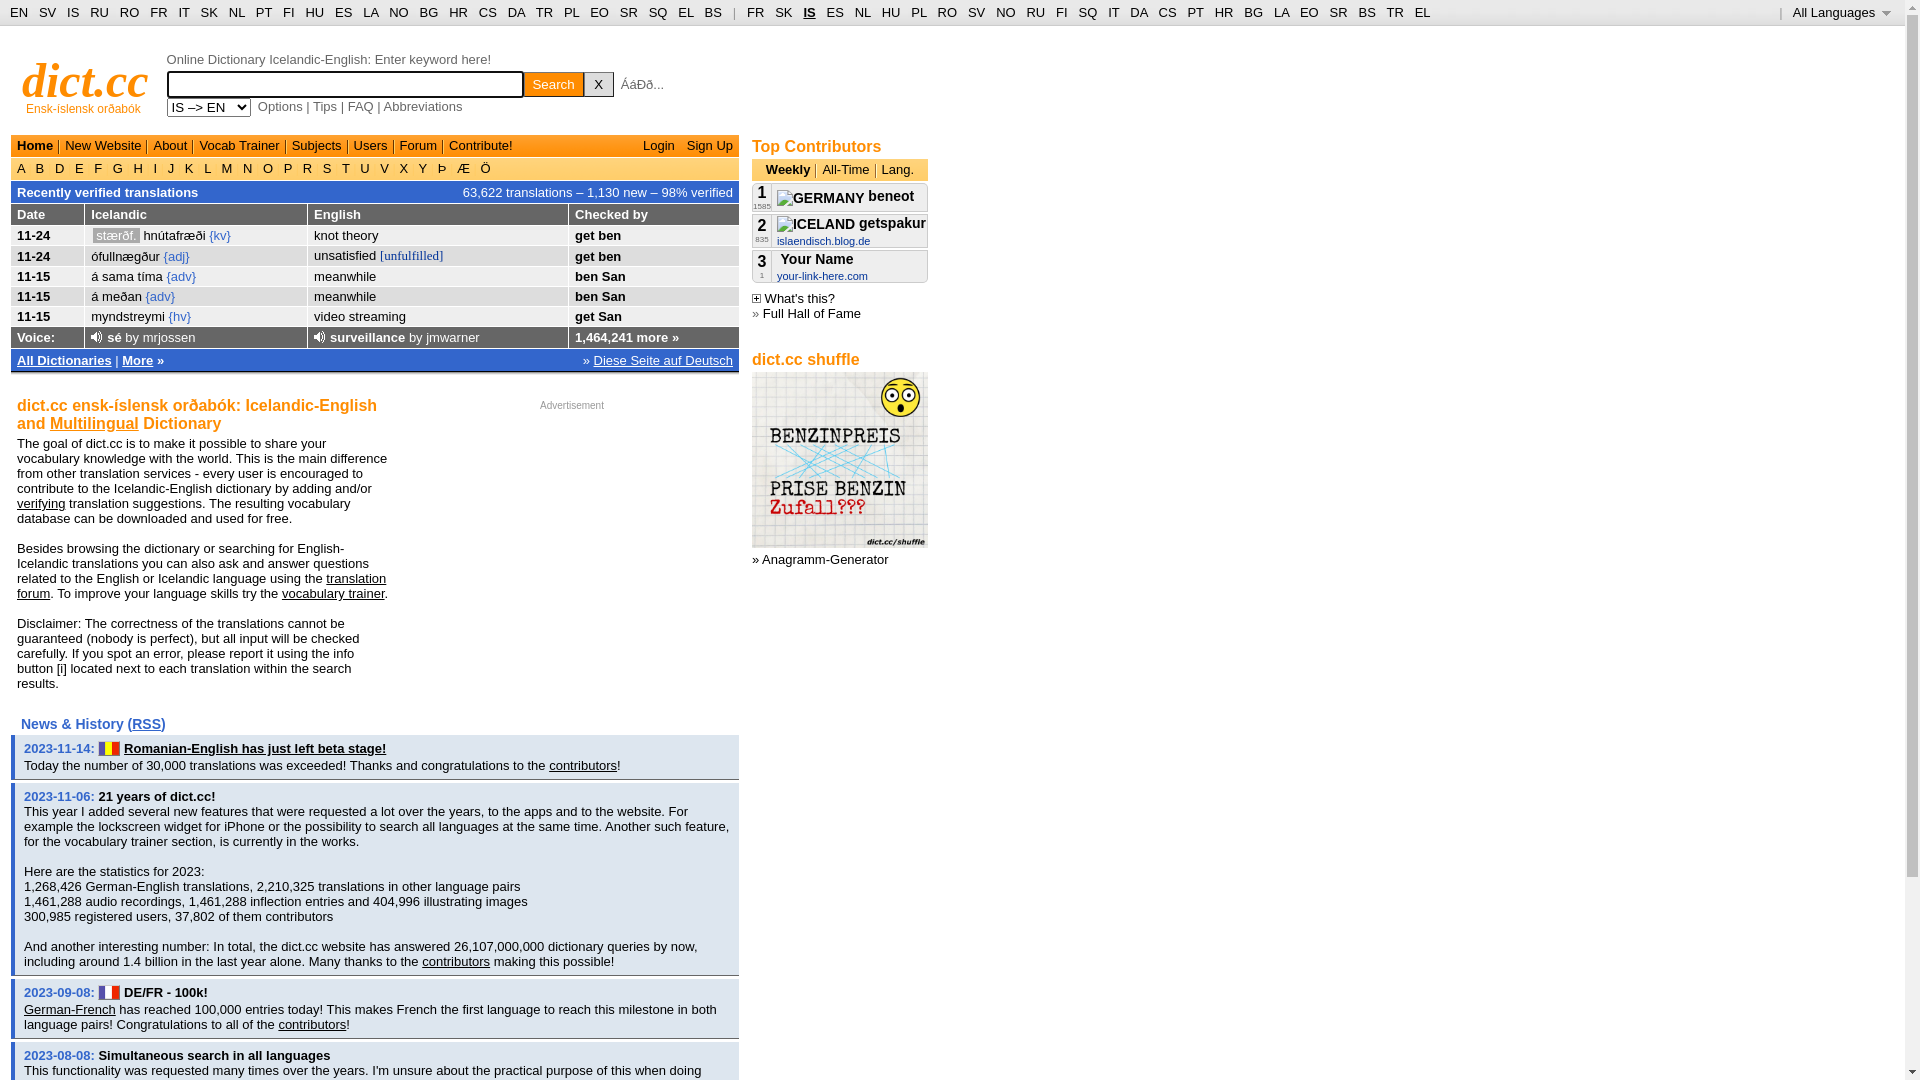  I want to click on 'FAQ', so click(360, 106).